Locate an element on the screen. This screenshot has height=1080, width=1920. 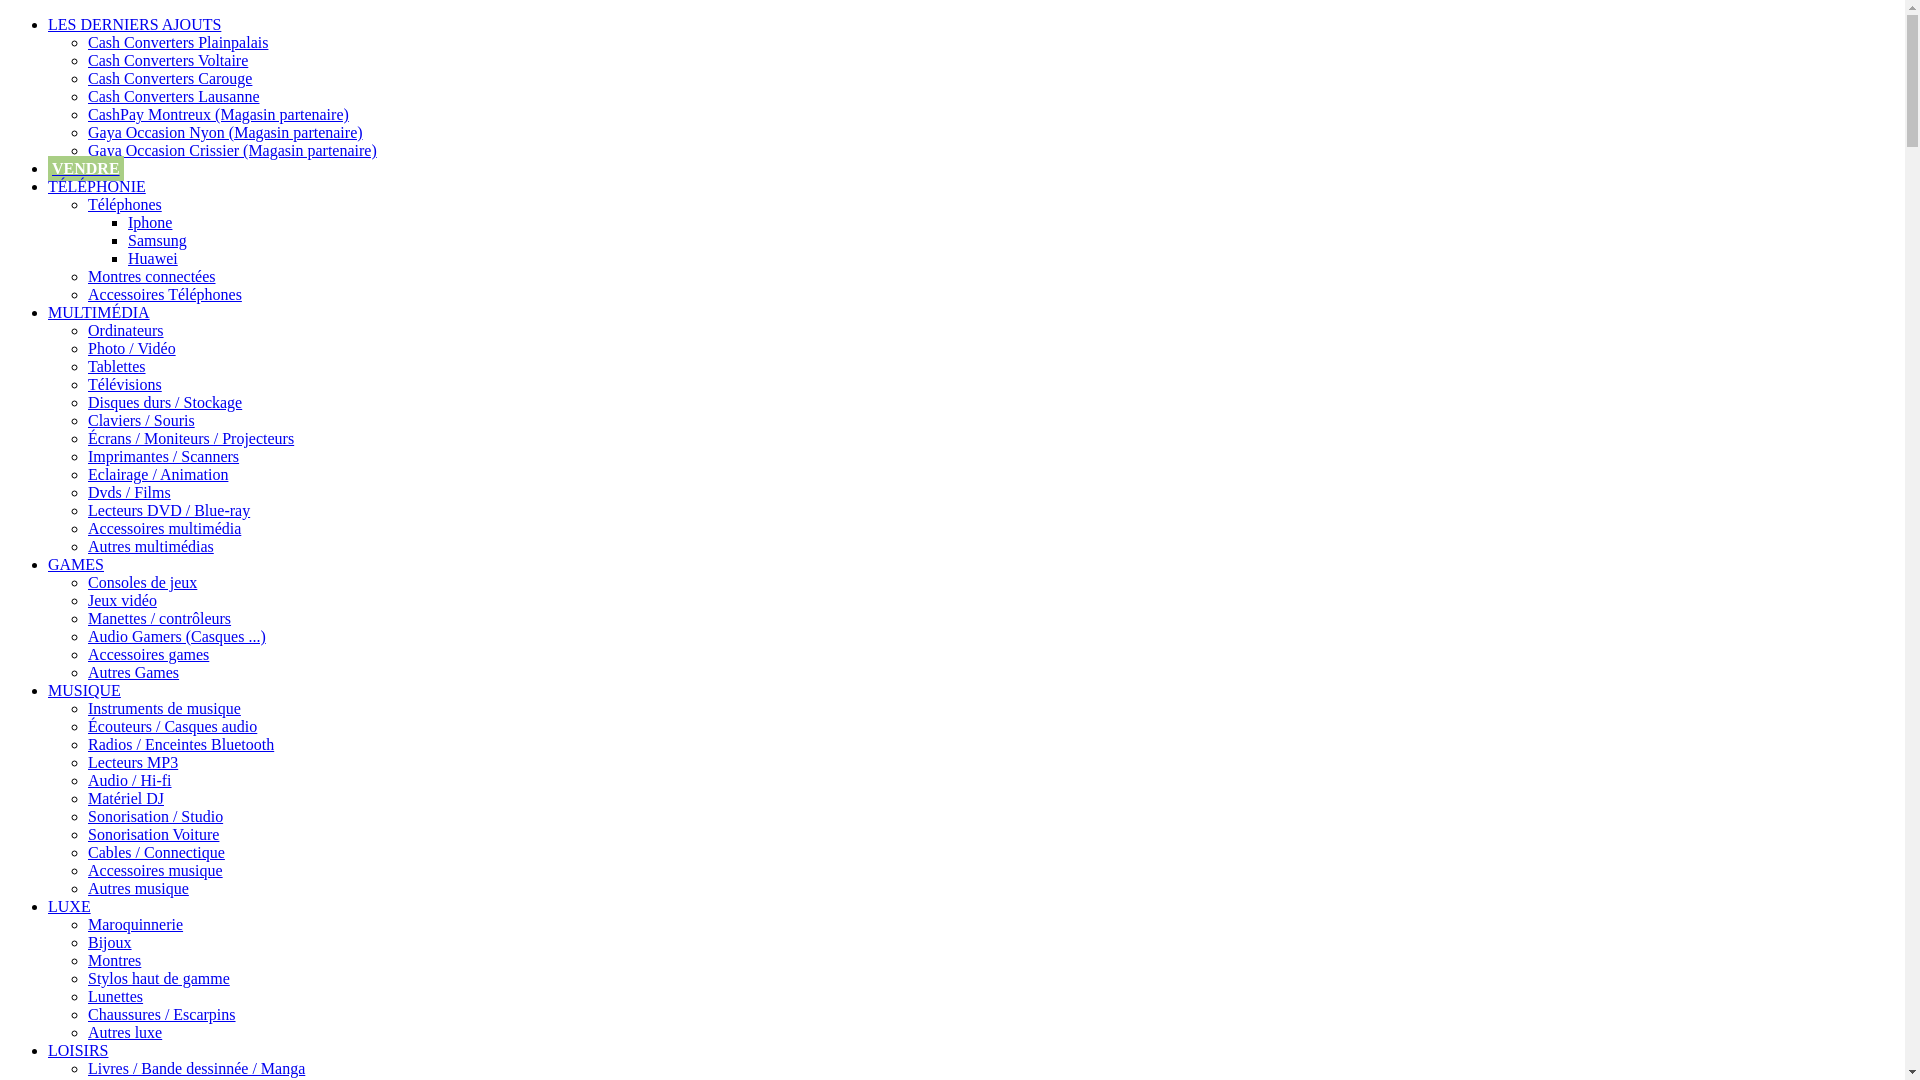
'Eclairage / Animation' is located at coordinates (157, 474).